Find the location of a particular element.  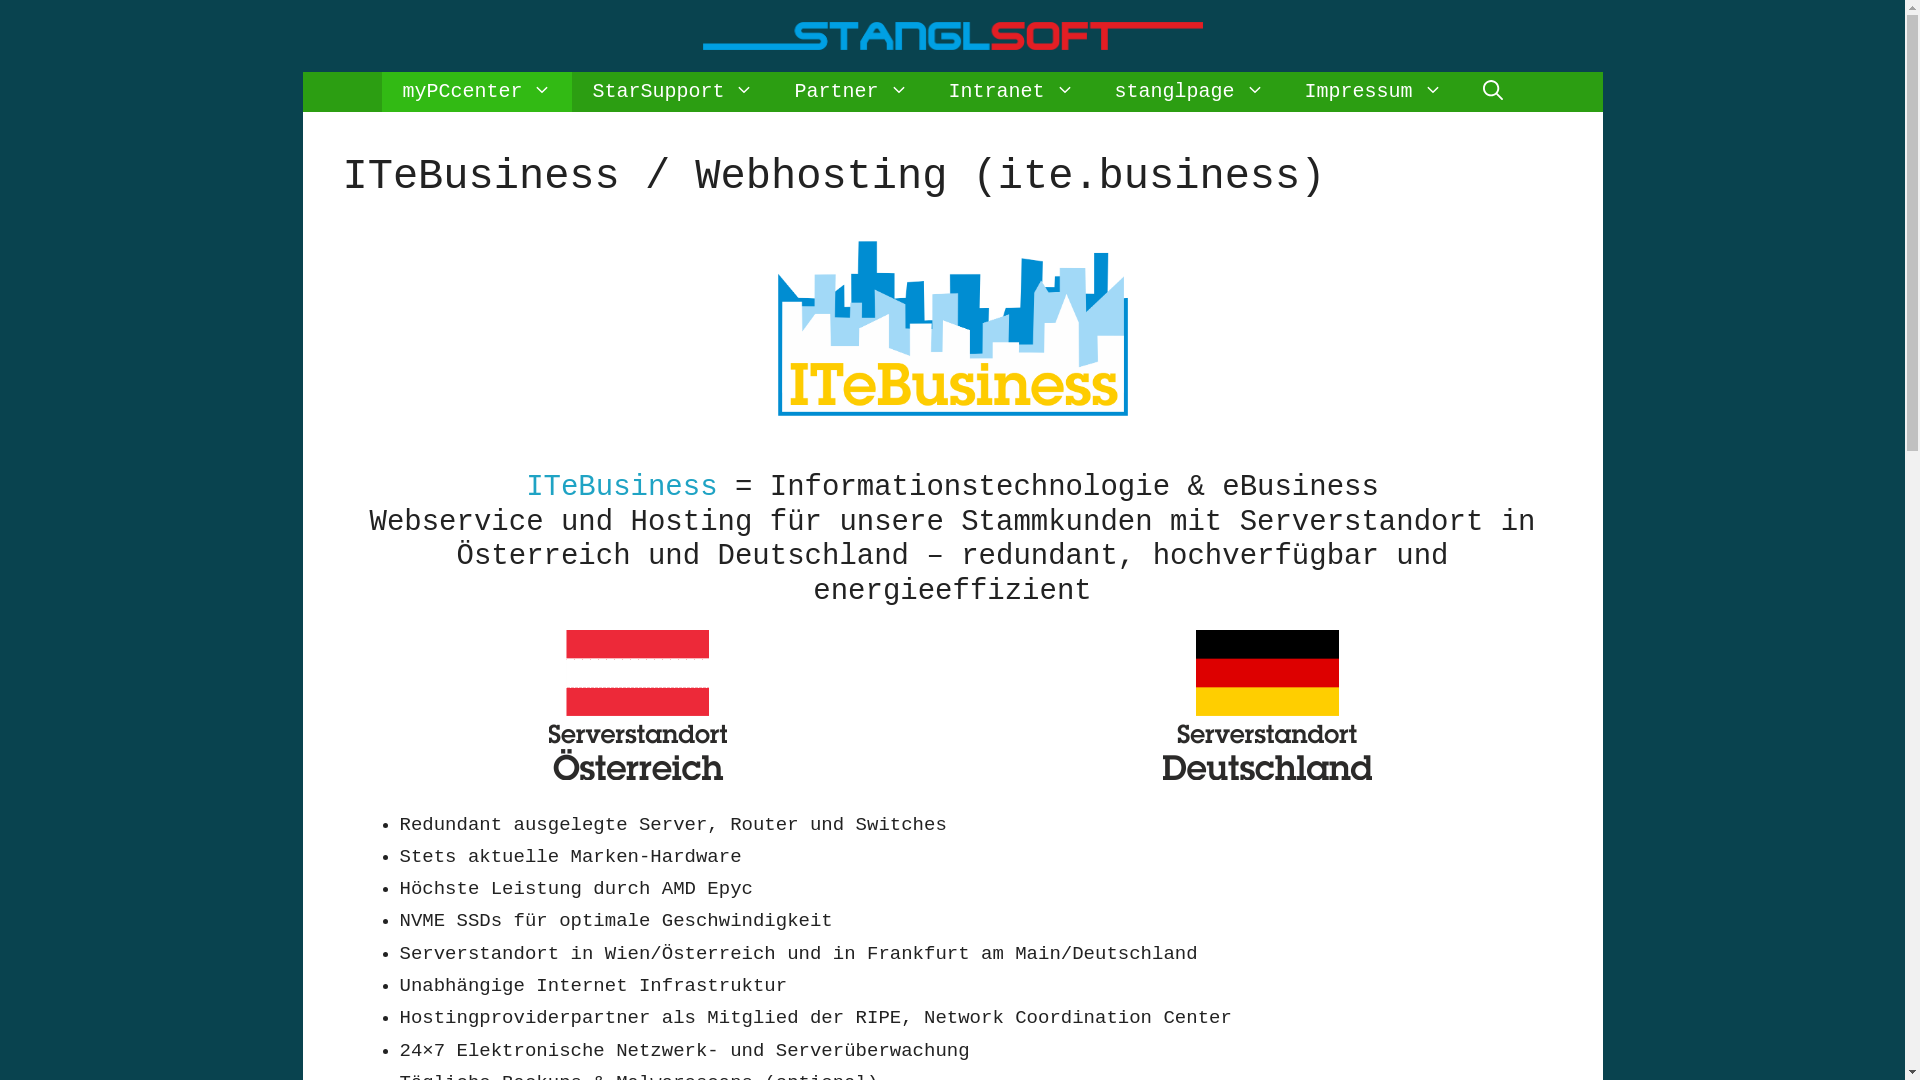

'myPCcenter' is located at coordinates (475, 92).